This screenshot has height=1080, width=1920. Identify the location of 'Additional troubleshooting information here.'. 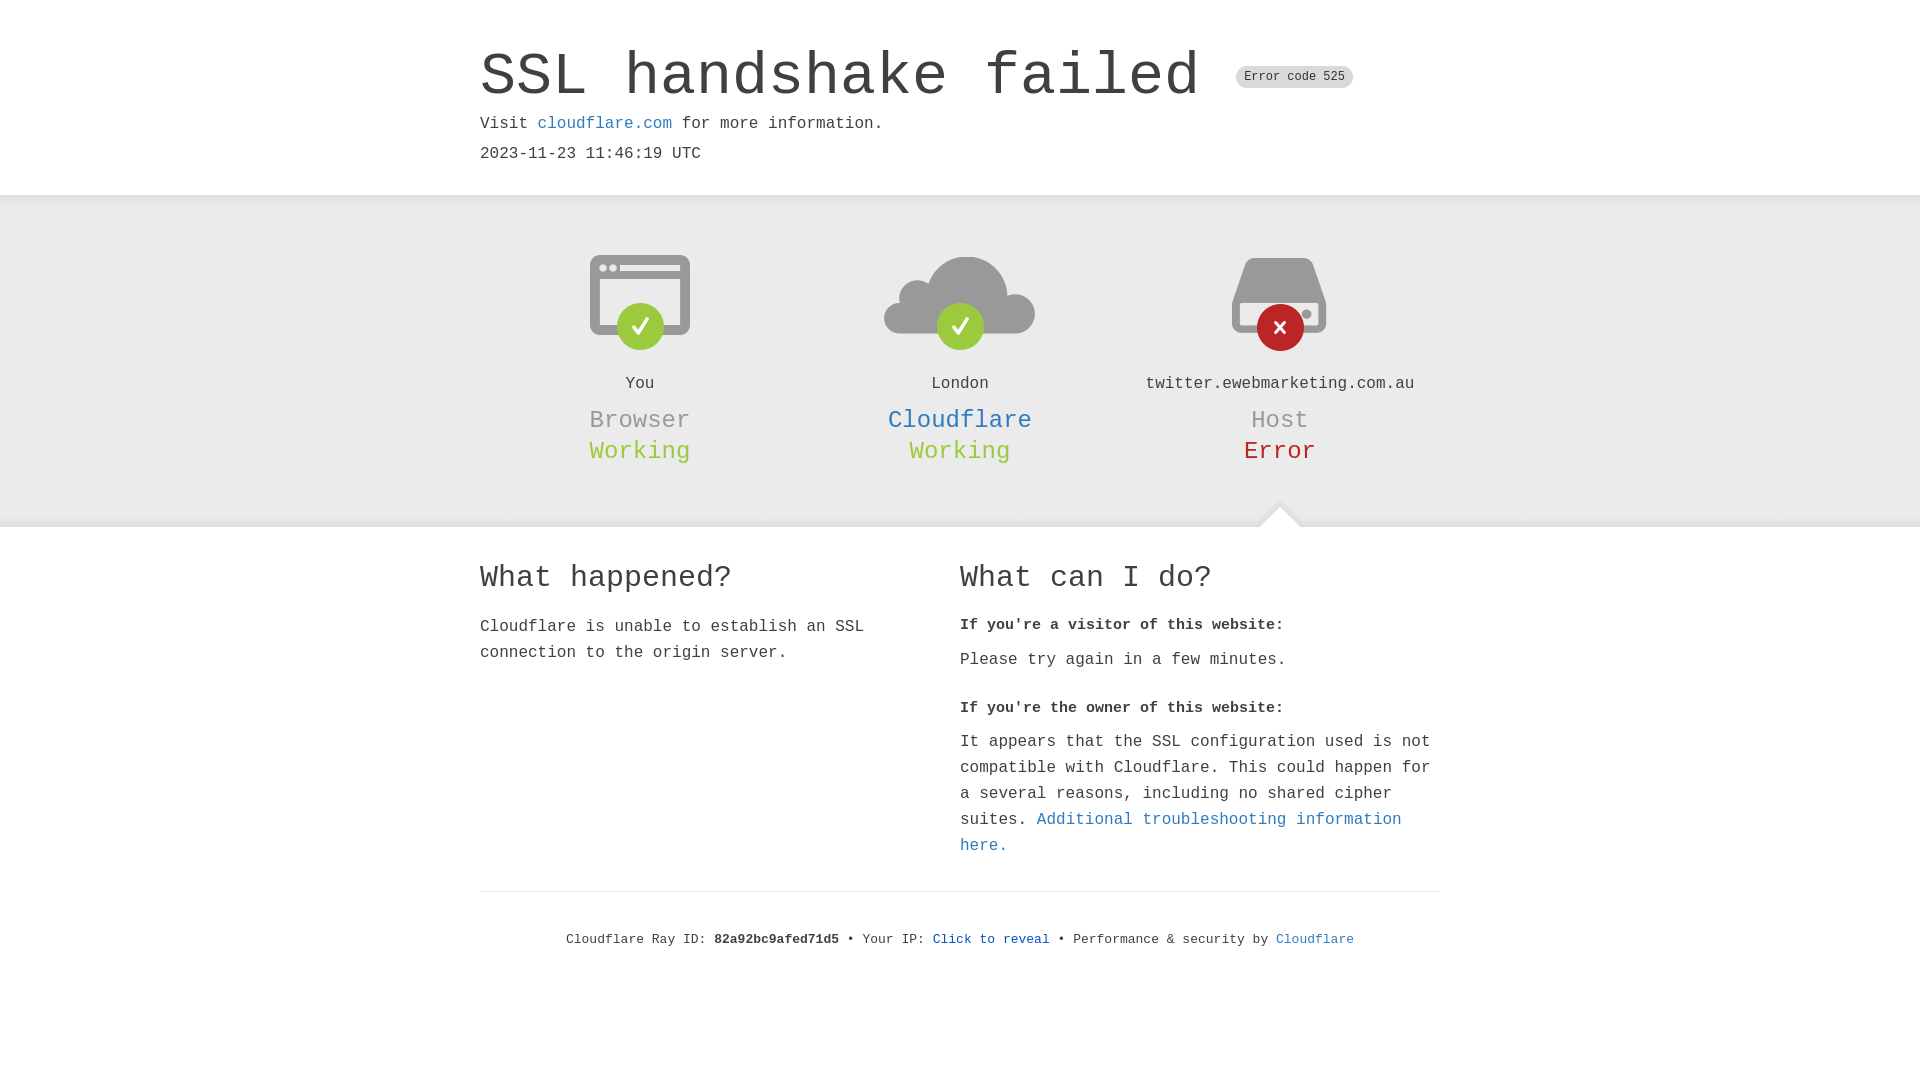
(1180, 833).